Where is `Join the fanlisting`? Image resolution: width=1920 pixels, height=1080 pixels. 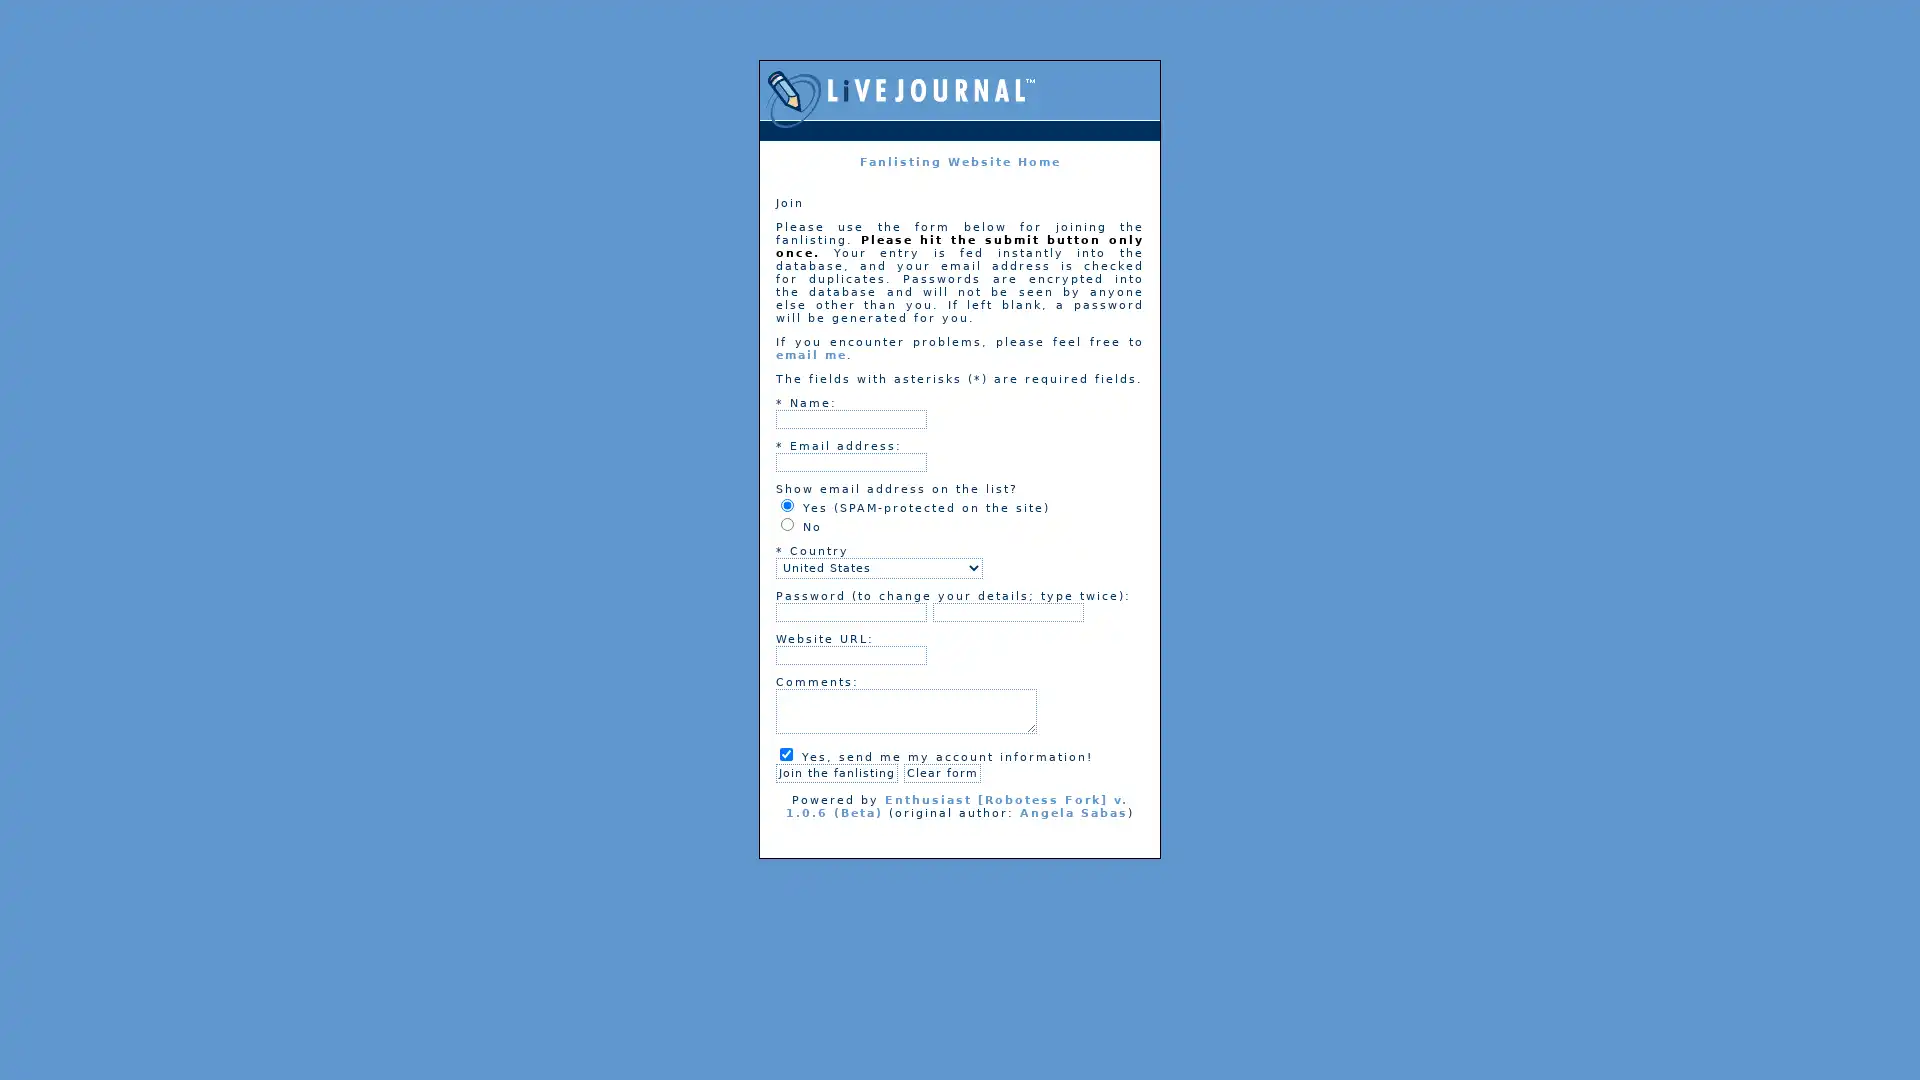
Join the fanlisting is located at coordinates (836, 772).